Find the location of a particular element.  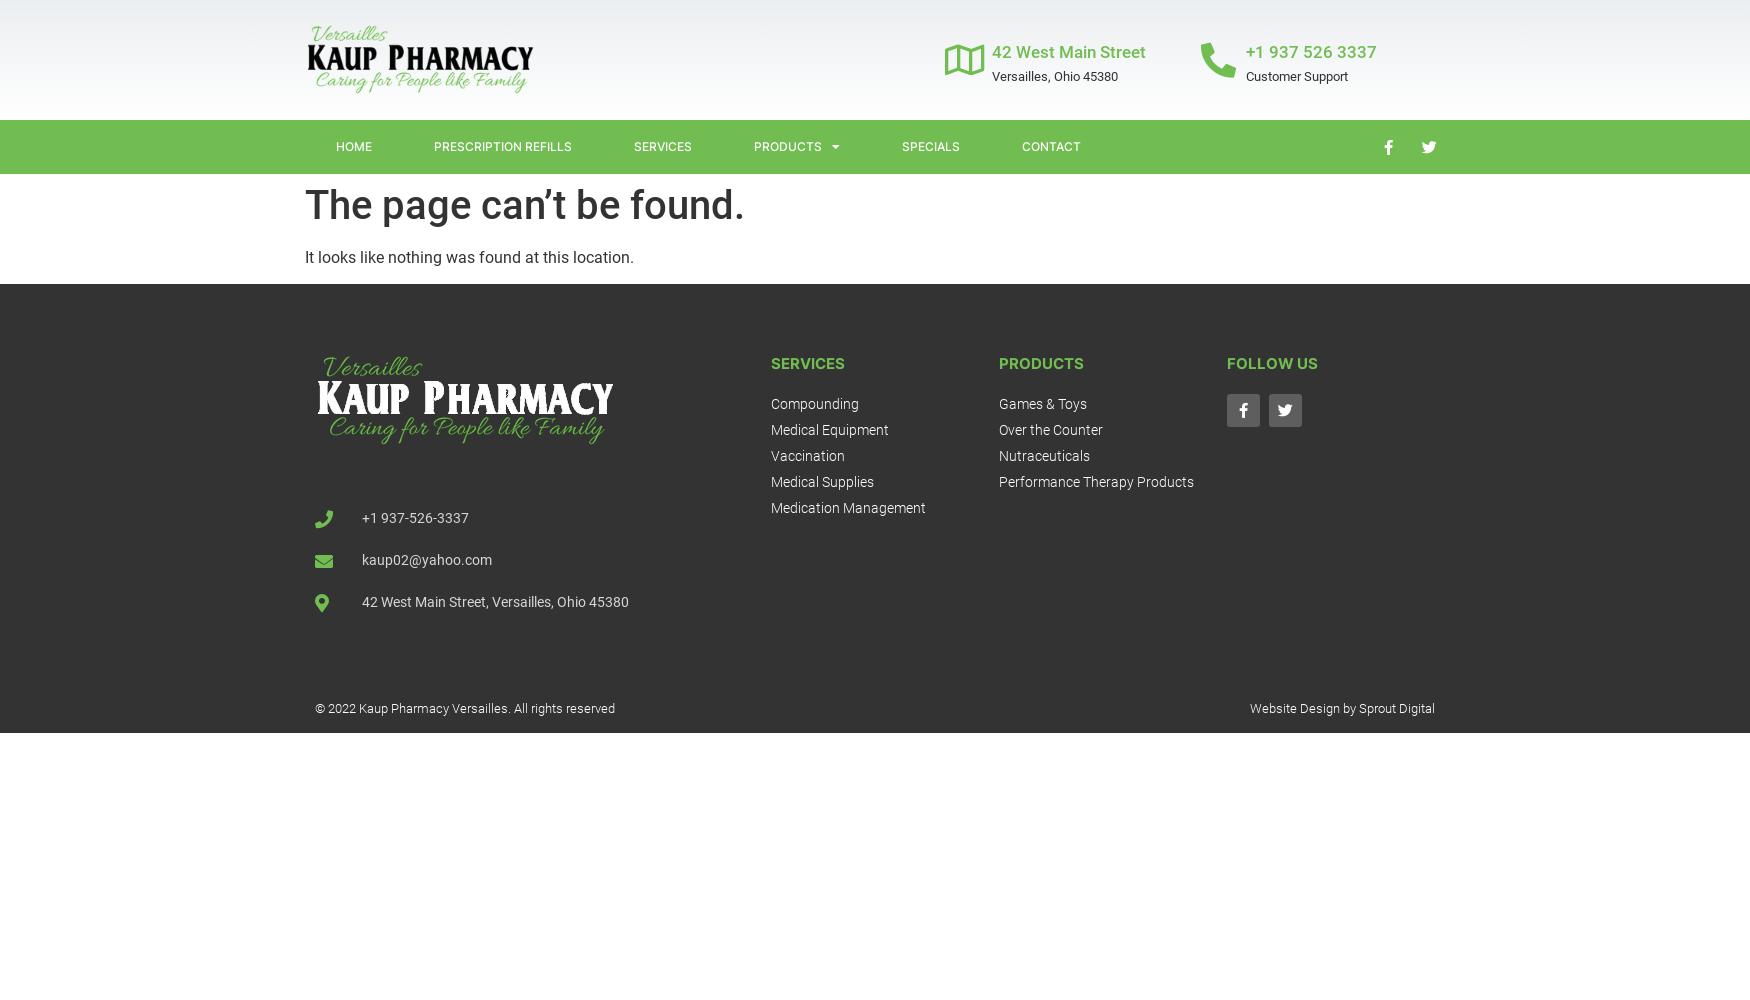

'42 West Main Street, Versailles, Ohio 45380' is located at coordinates (494, 601).